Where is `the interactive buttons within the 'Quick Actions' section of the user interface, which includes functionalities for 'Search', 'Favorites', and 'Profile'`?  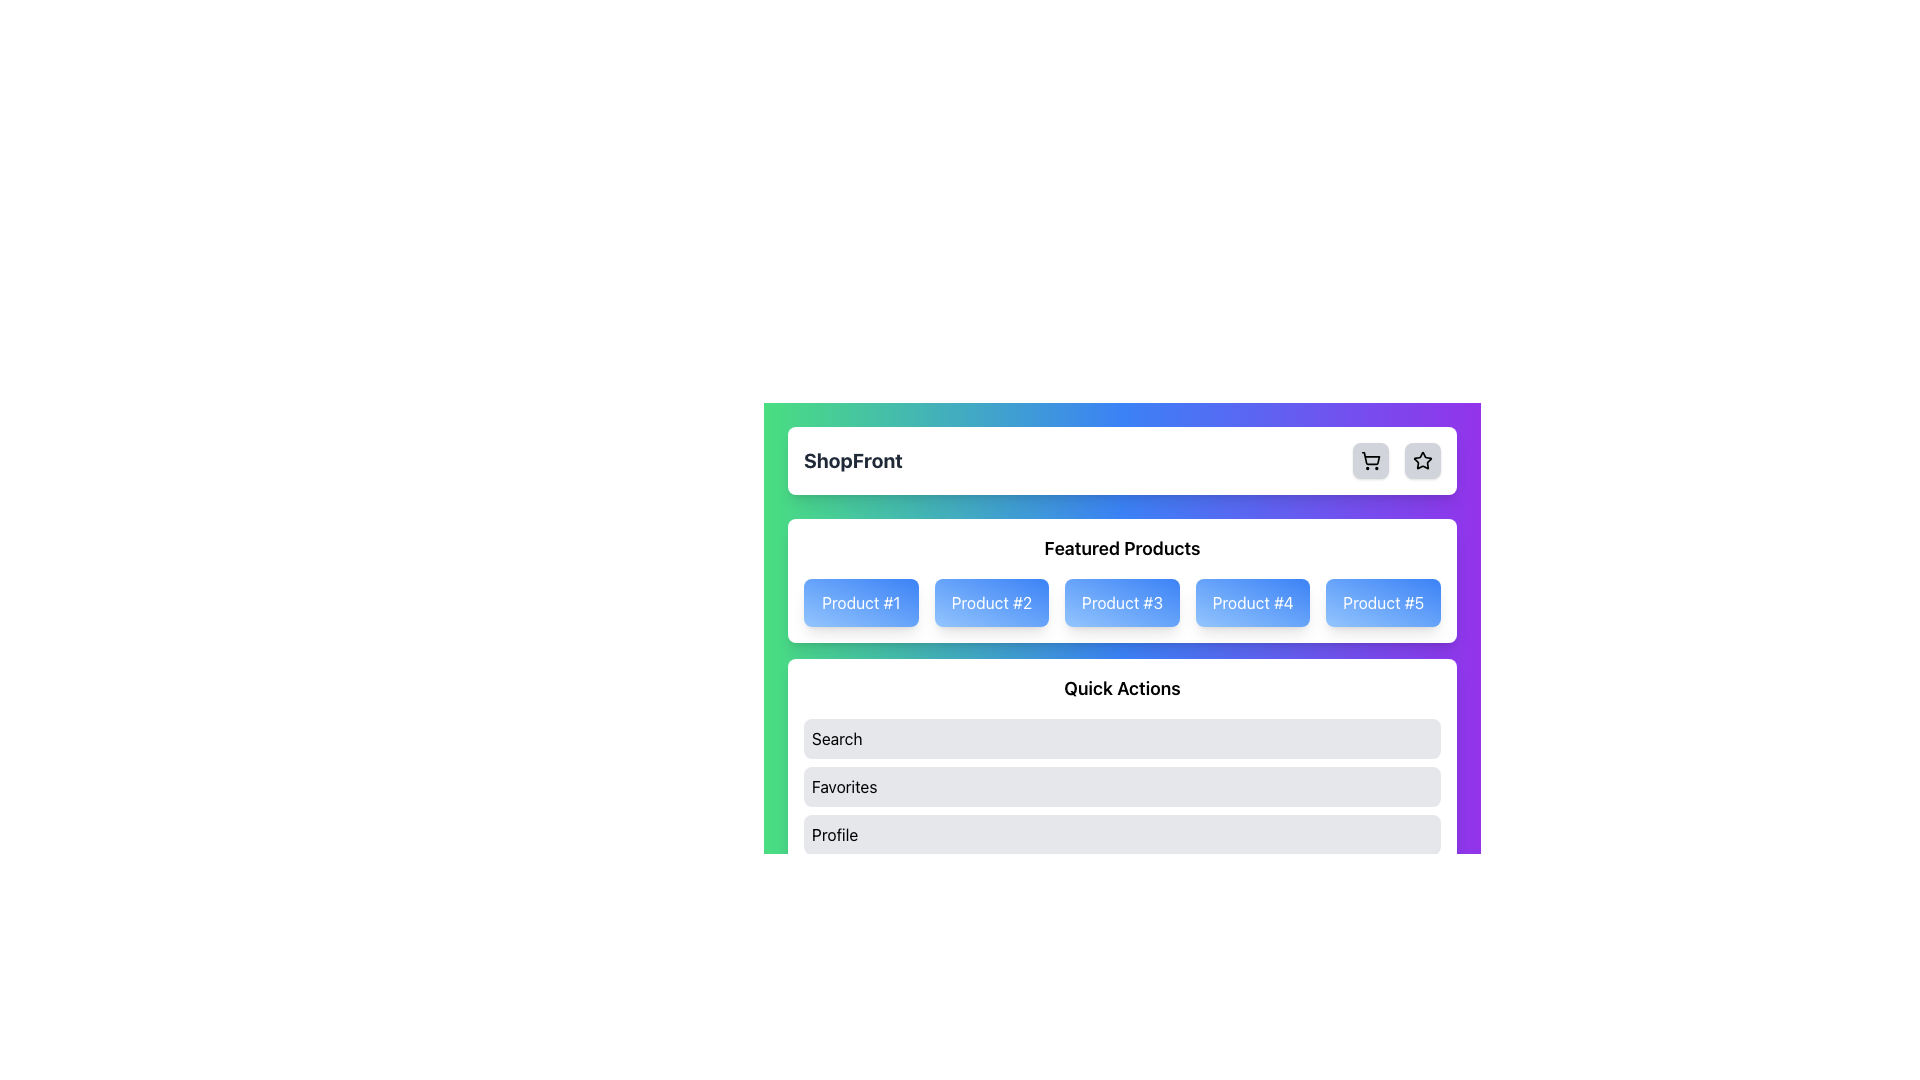
the interactive buttons within the 'Quick Actions' section of the user interface, which includes functionalities for 'Search', 'Favorites', and 'Profile' is located at coordinates (1122, 764).